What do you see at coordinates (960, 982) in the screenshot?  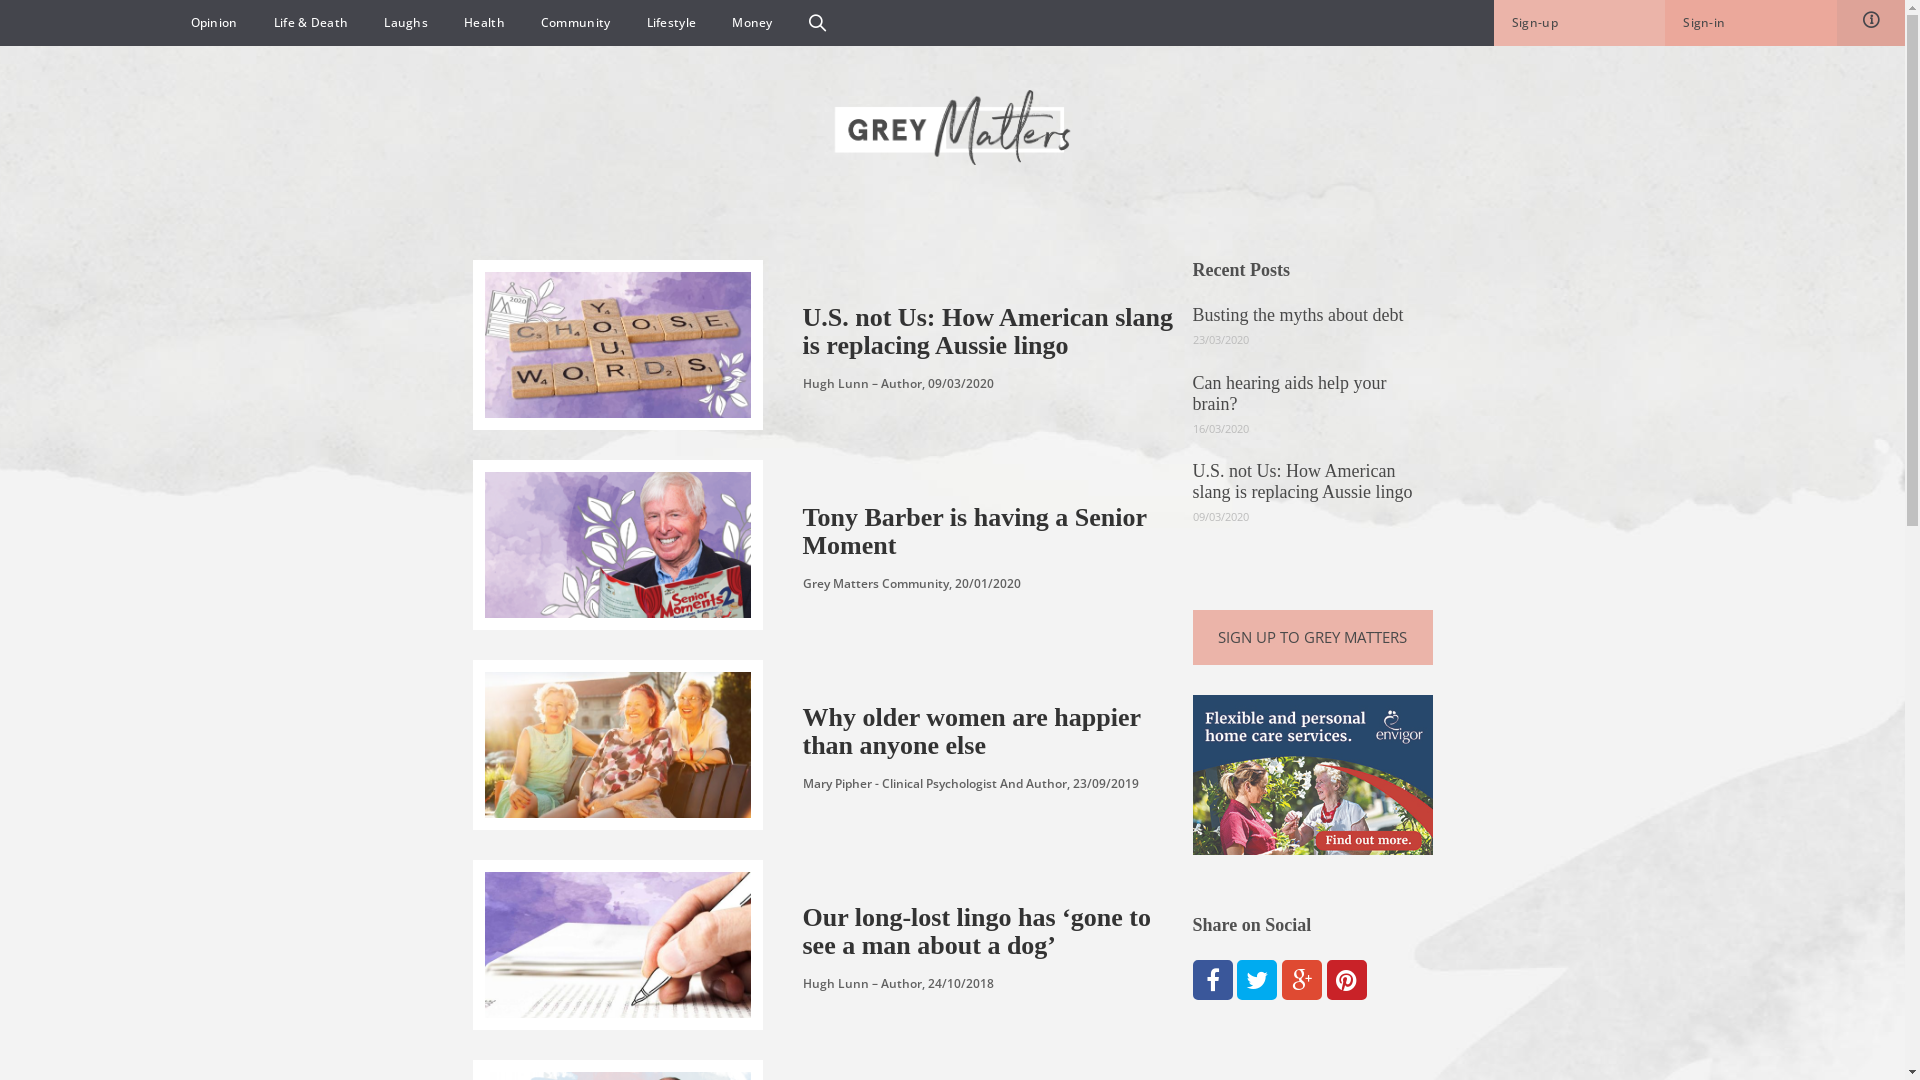 I see `'24/10/2018'` at bounding box center [960, 982].